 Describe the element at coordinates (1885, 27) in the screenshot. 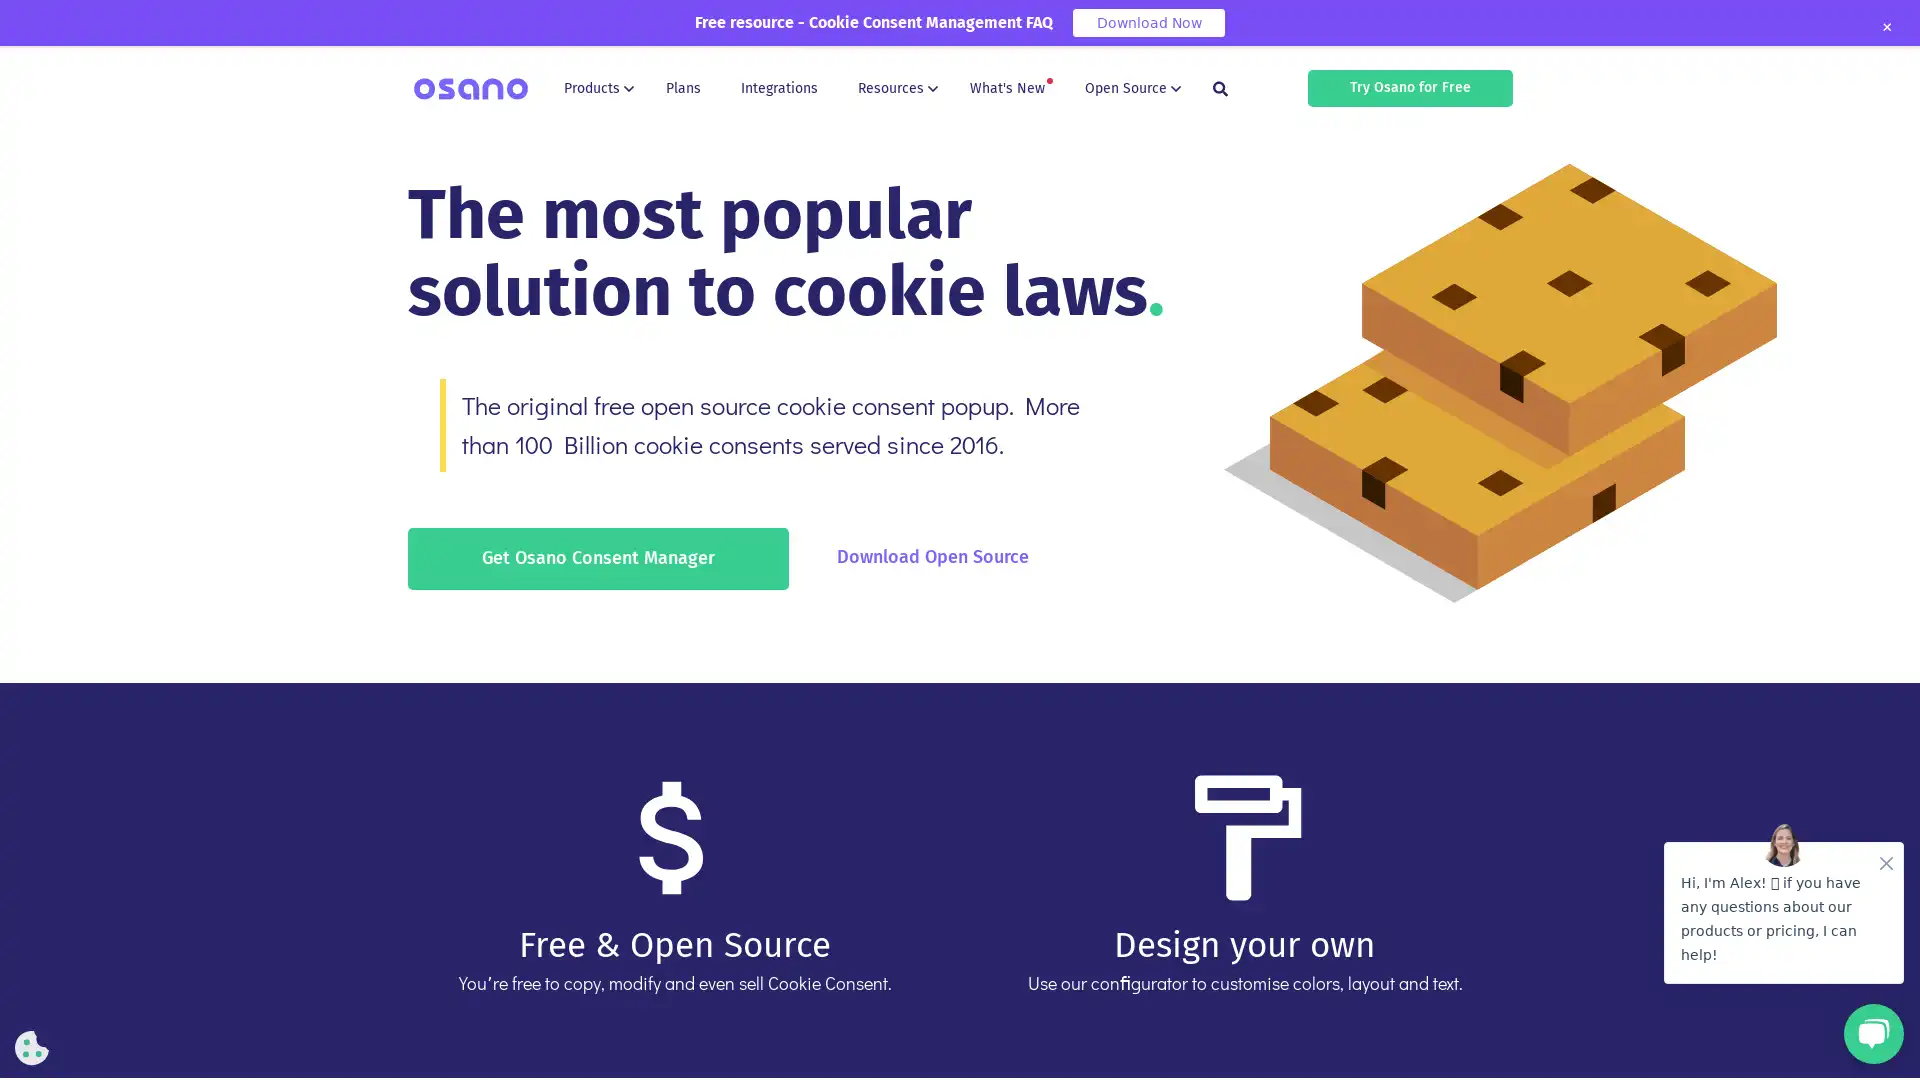

I see `Close` at that location.